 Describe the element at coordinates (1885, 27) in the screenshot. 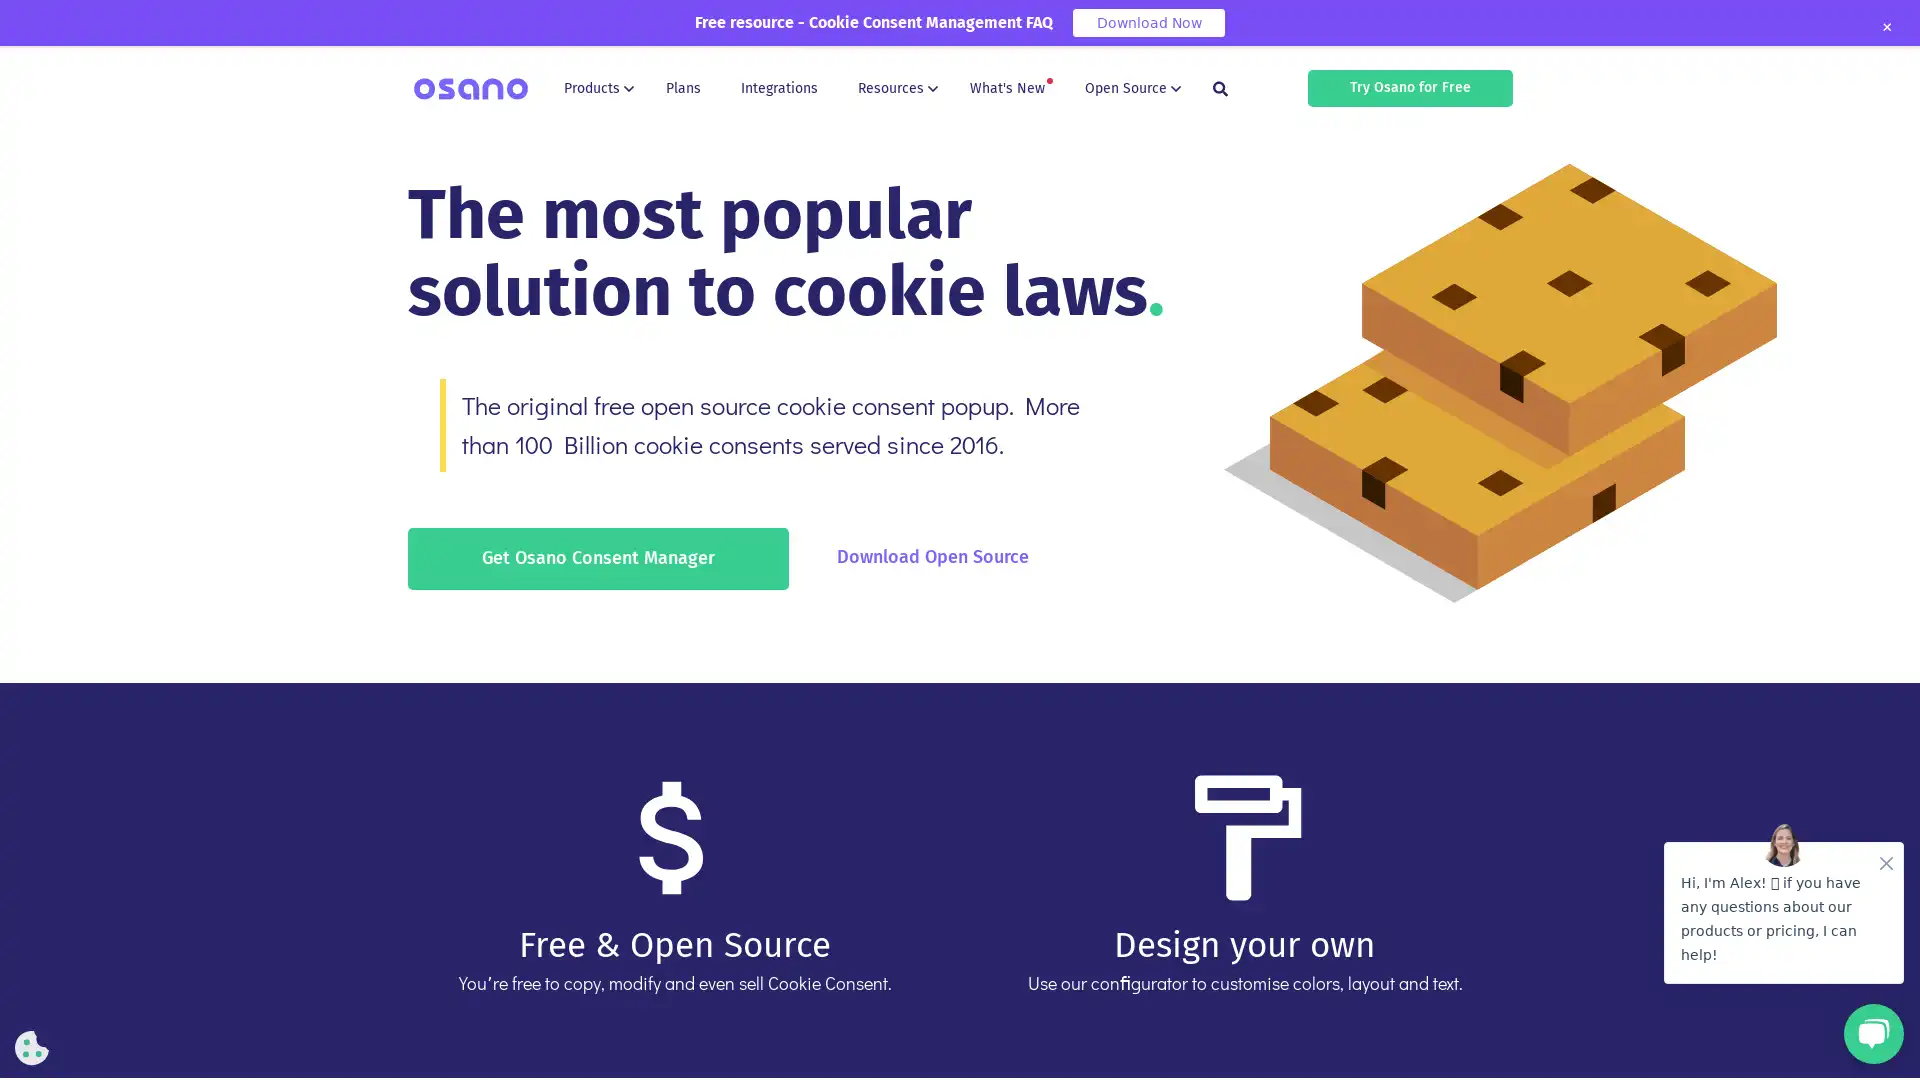

I see `Close` at that location.